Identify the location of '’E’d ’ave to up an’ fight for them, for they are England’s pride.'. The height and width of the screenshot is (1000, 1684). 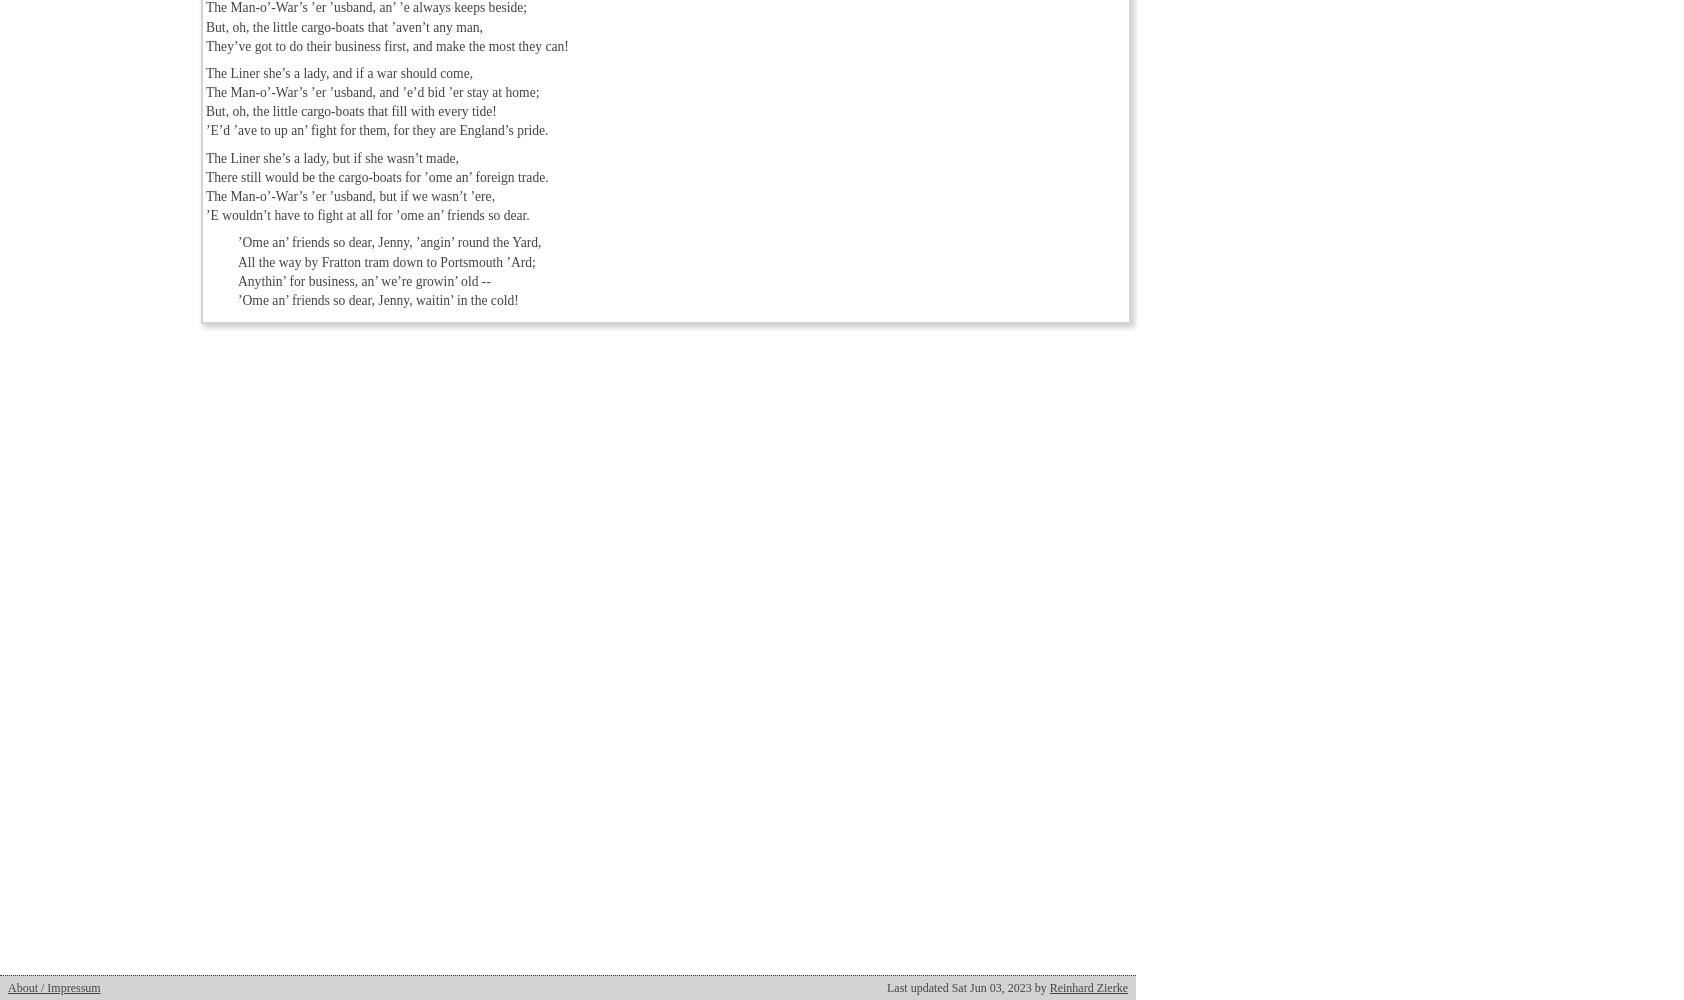
(377, 130).